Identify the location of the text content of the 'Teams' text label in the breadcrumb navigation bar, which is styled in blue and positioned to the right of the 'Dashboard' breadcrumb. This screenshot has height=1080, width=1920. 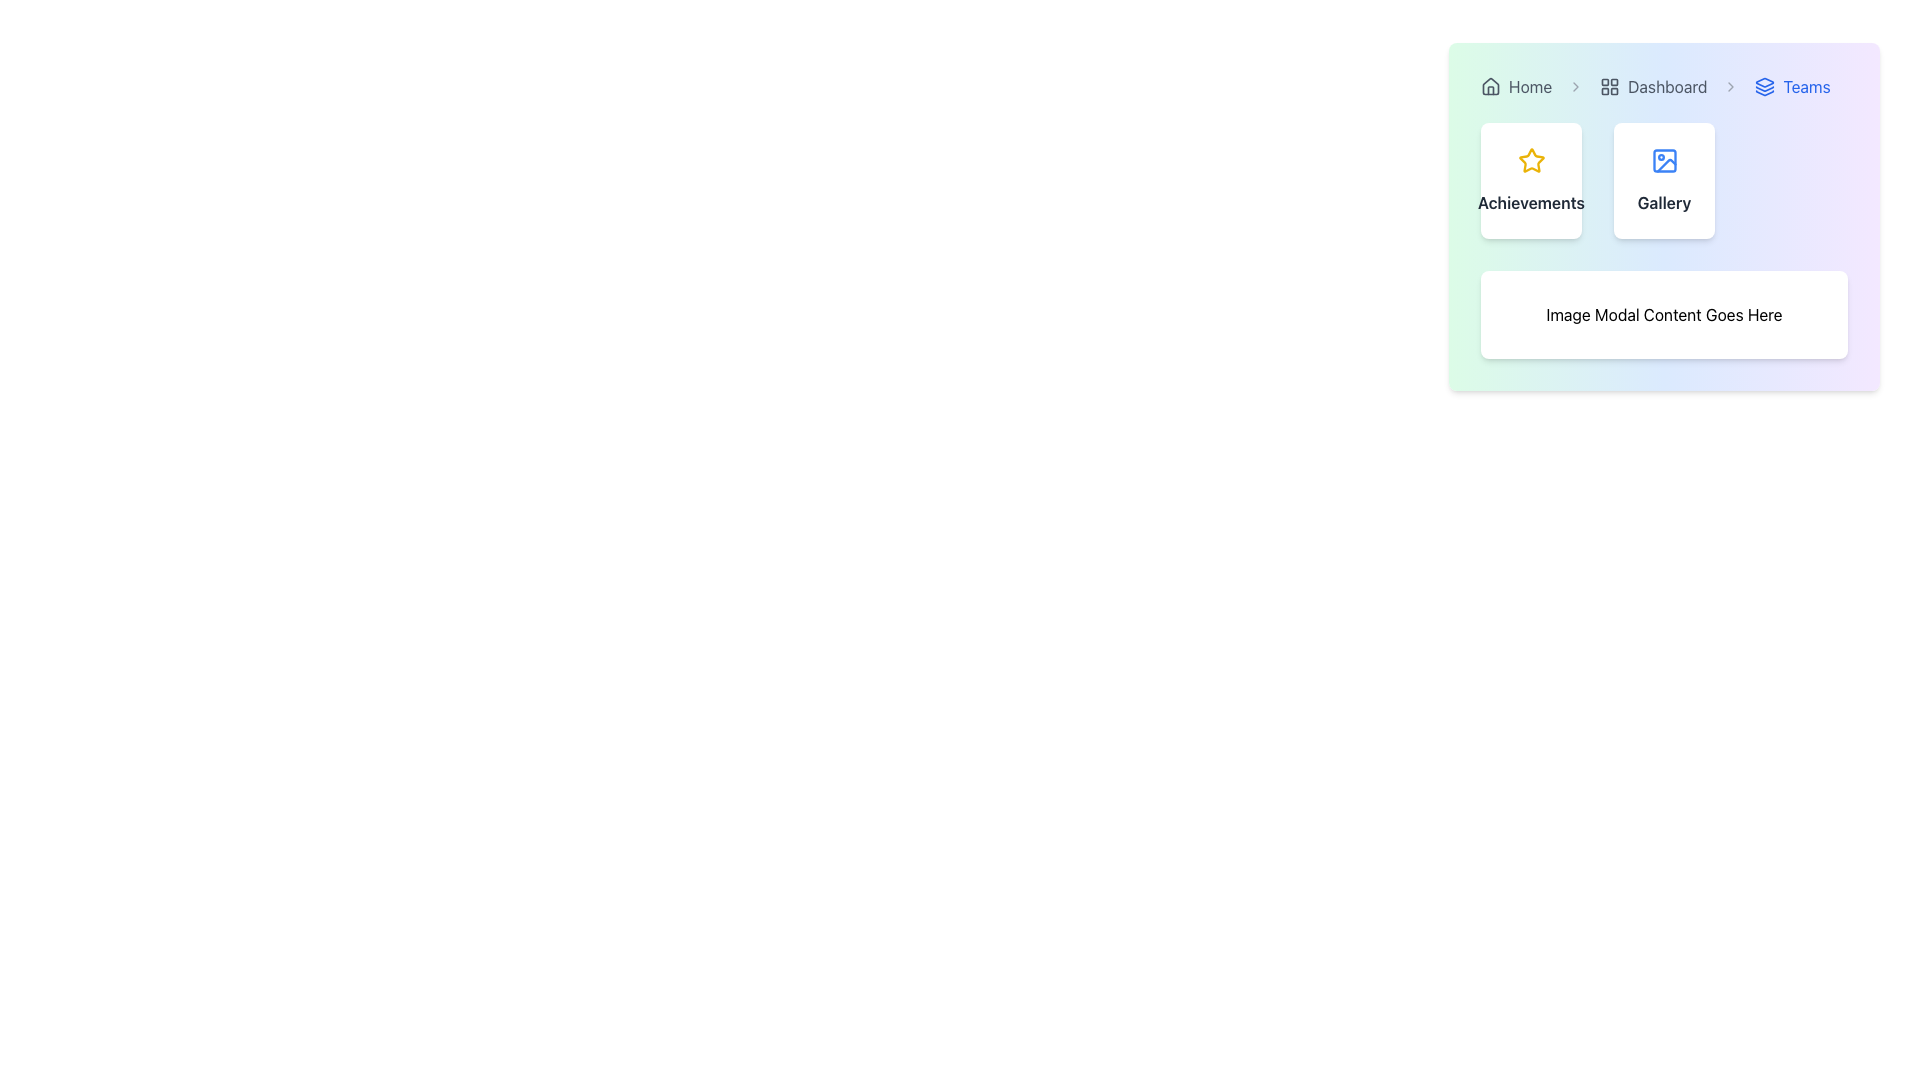
(1807, 86).